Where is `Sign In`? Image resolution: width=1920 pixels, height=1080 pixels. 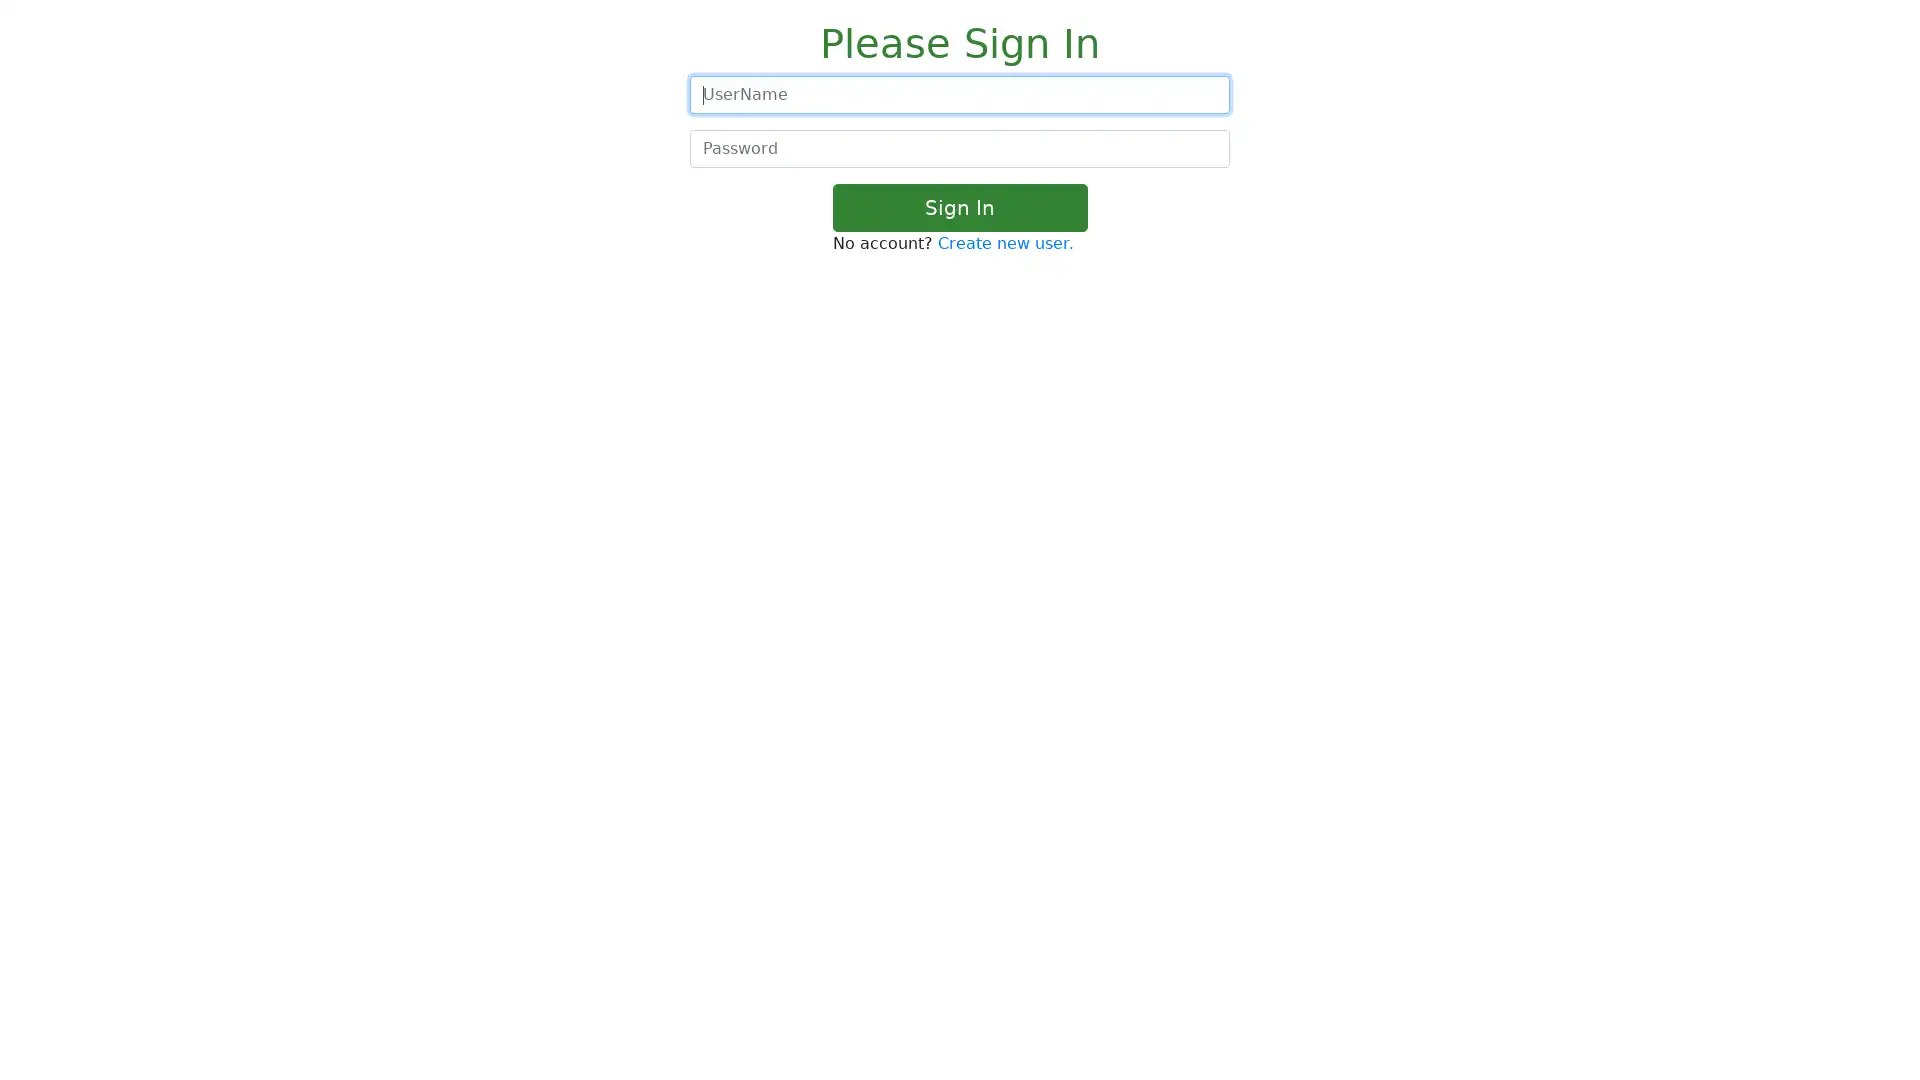 Sign In is located at coordinates (958, 208).